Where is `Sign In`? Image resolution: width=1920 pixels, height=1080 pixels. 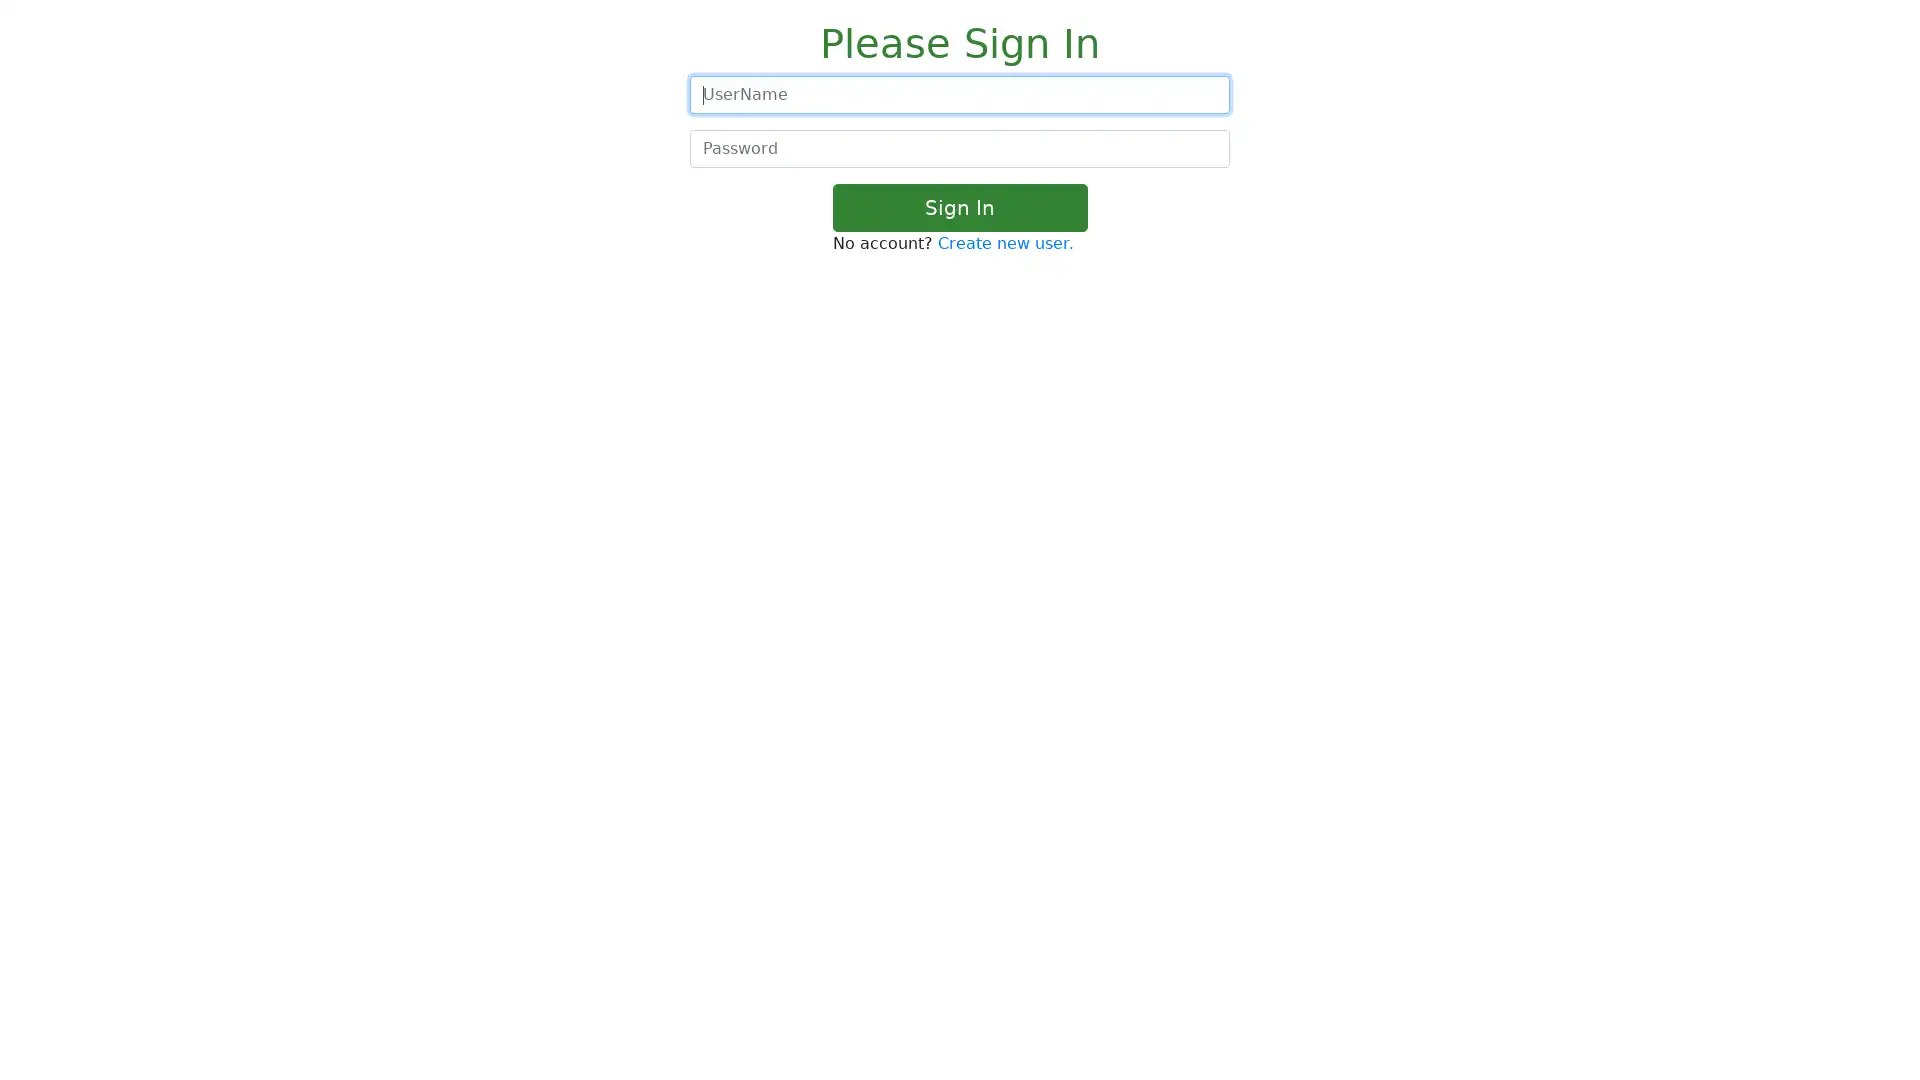 Sign In is located at coordinates (958, 208).